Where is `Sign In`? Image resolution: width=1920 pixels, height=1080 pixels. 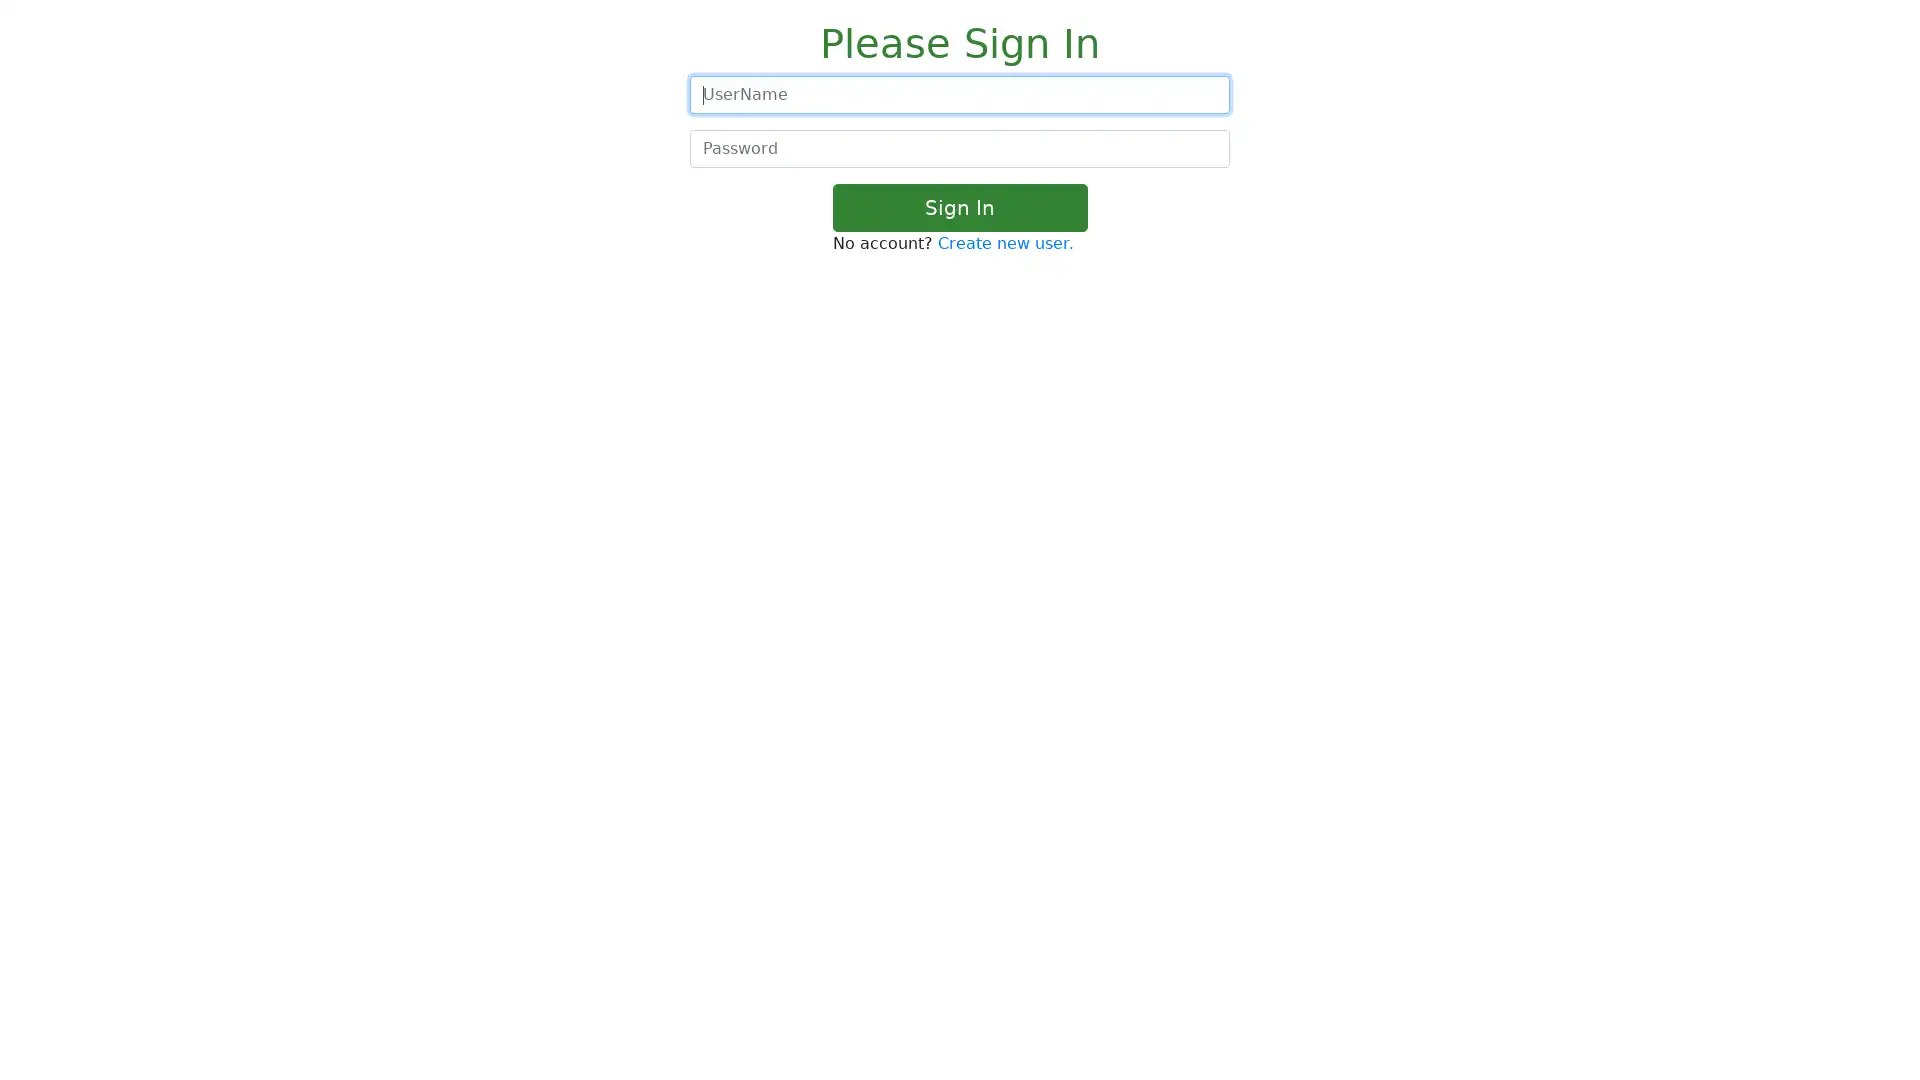 Sign In is located at coordinates (958, 208).